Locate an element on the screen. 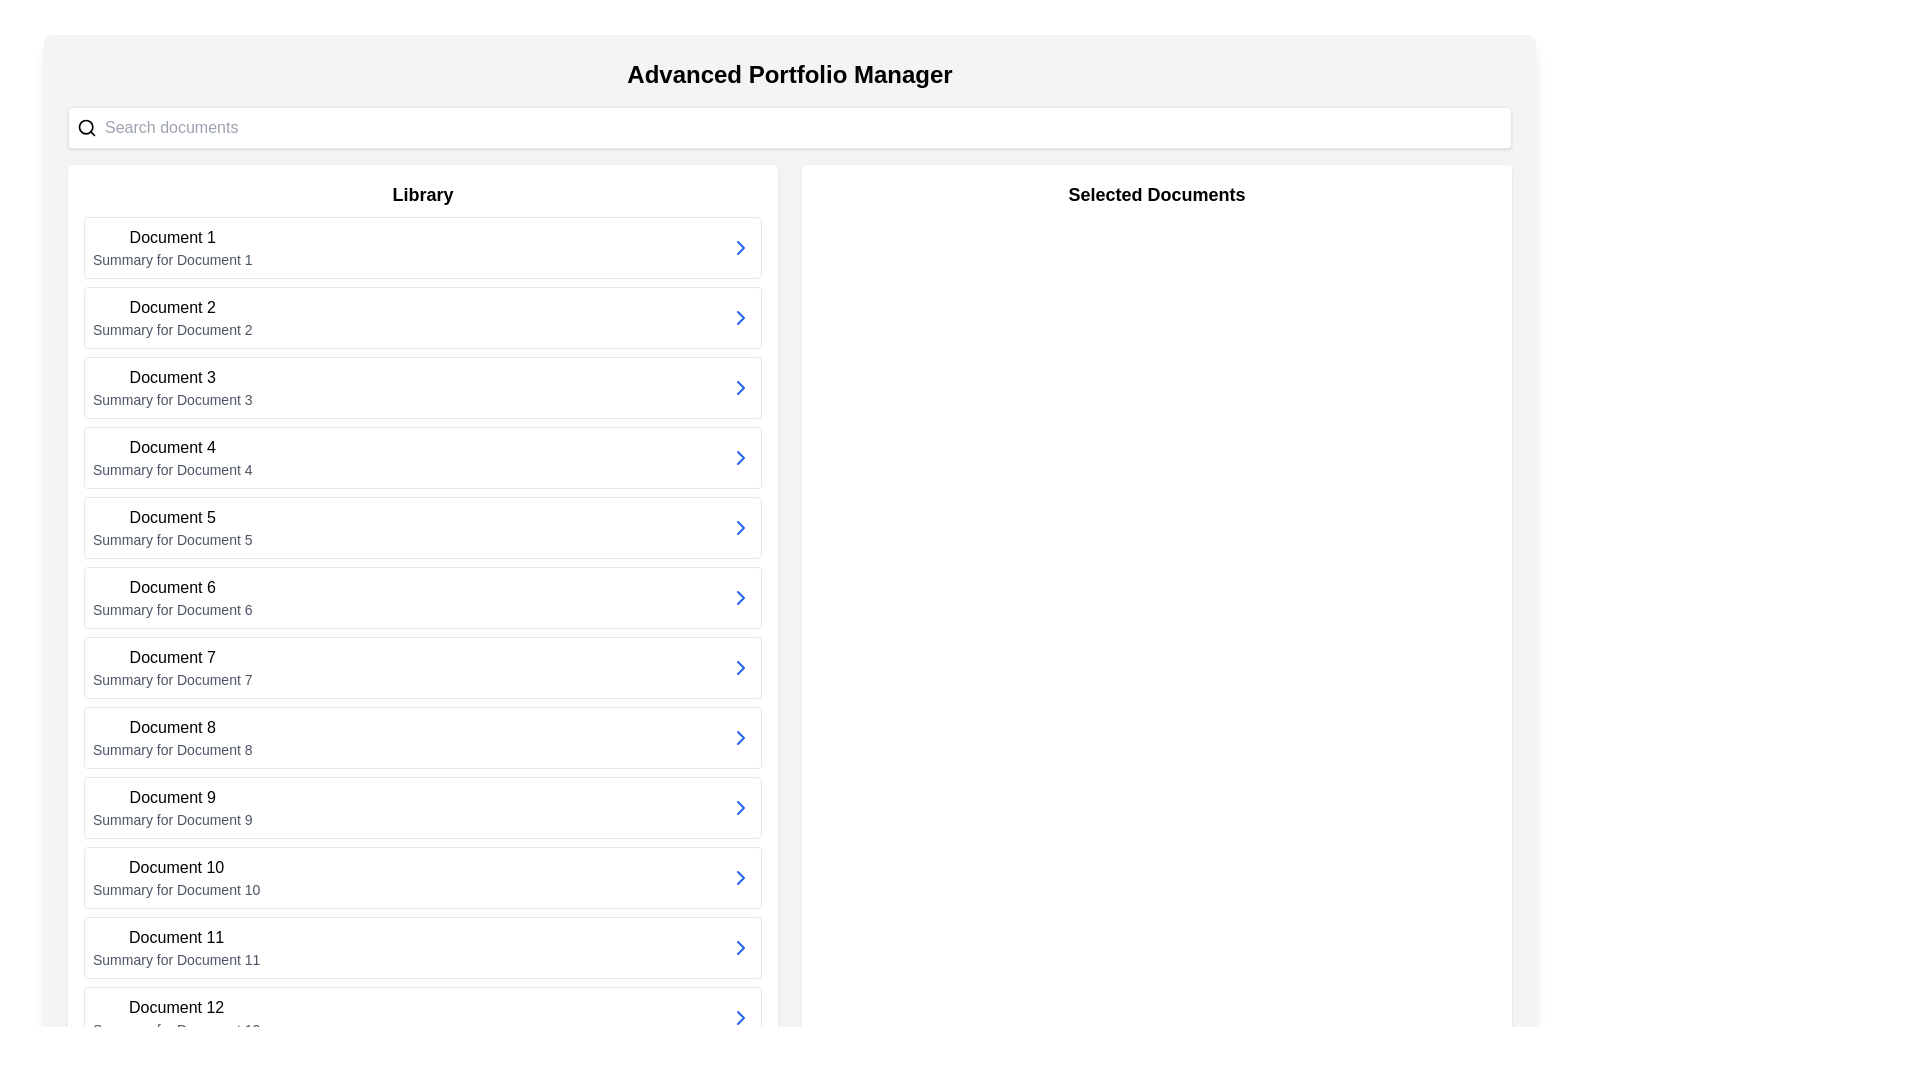  the Composite text item labeled 'Document 3' in the Library pane is located at coordinates (172, 388).